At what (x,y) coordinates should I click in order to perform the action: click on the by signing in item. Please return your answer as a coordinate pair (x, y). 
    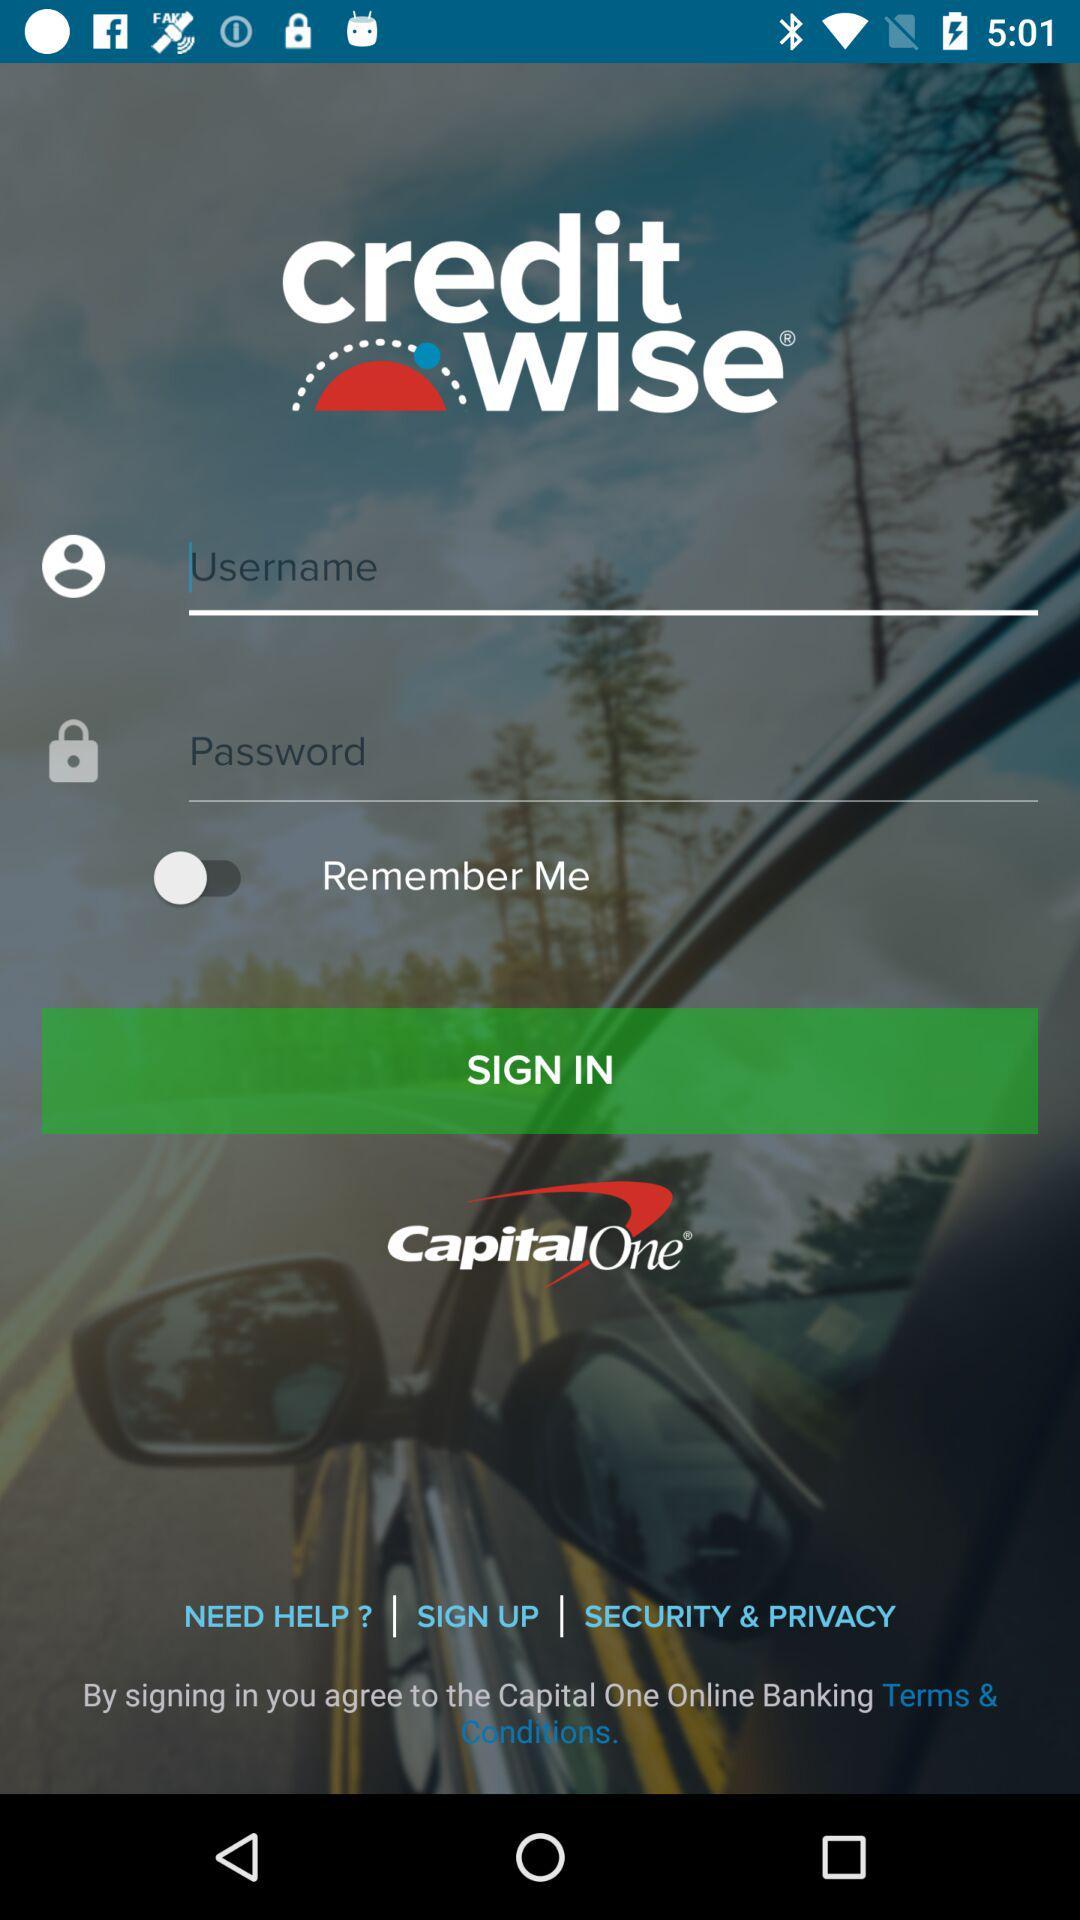
    Looking at the image, I should click on (540, 1711).